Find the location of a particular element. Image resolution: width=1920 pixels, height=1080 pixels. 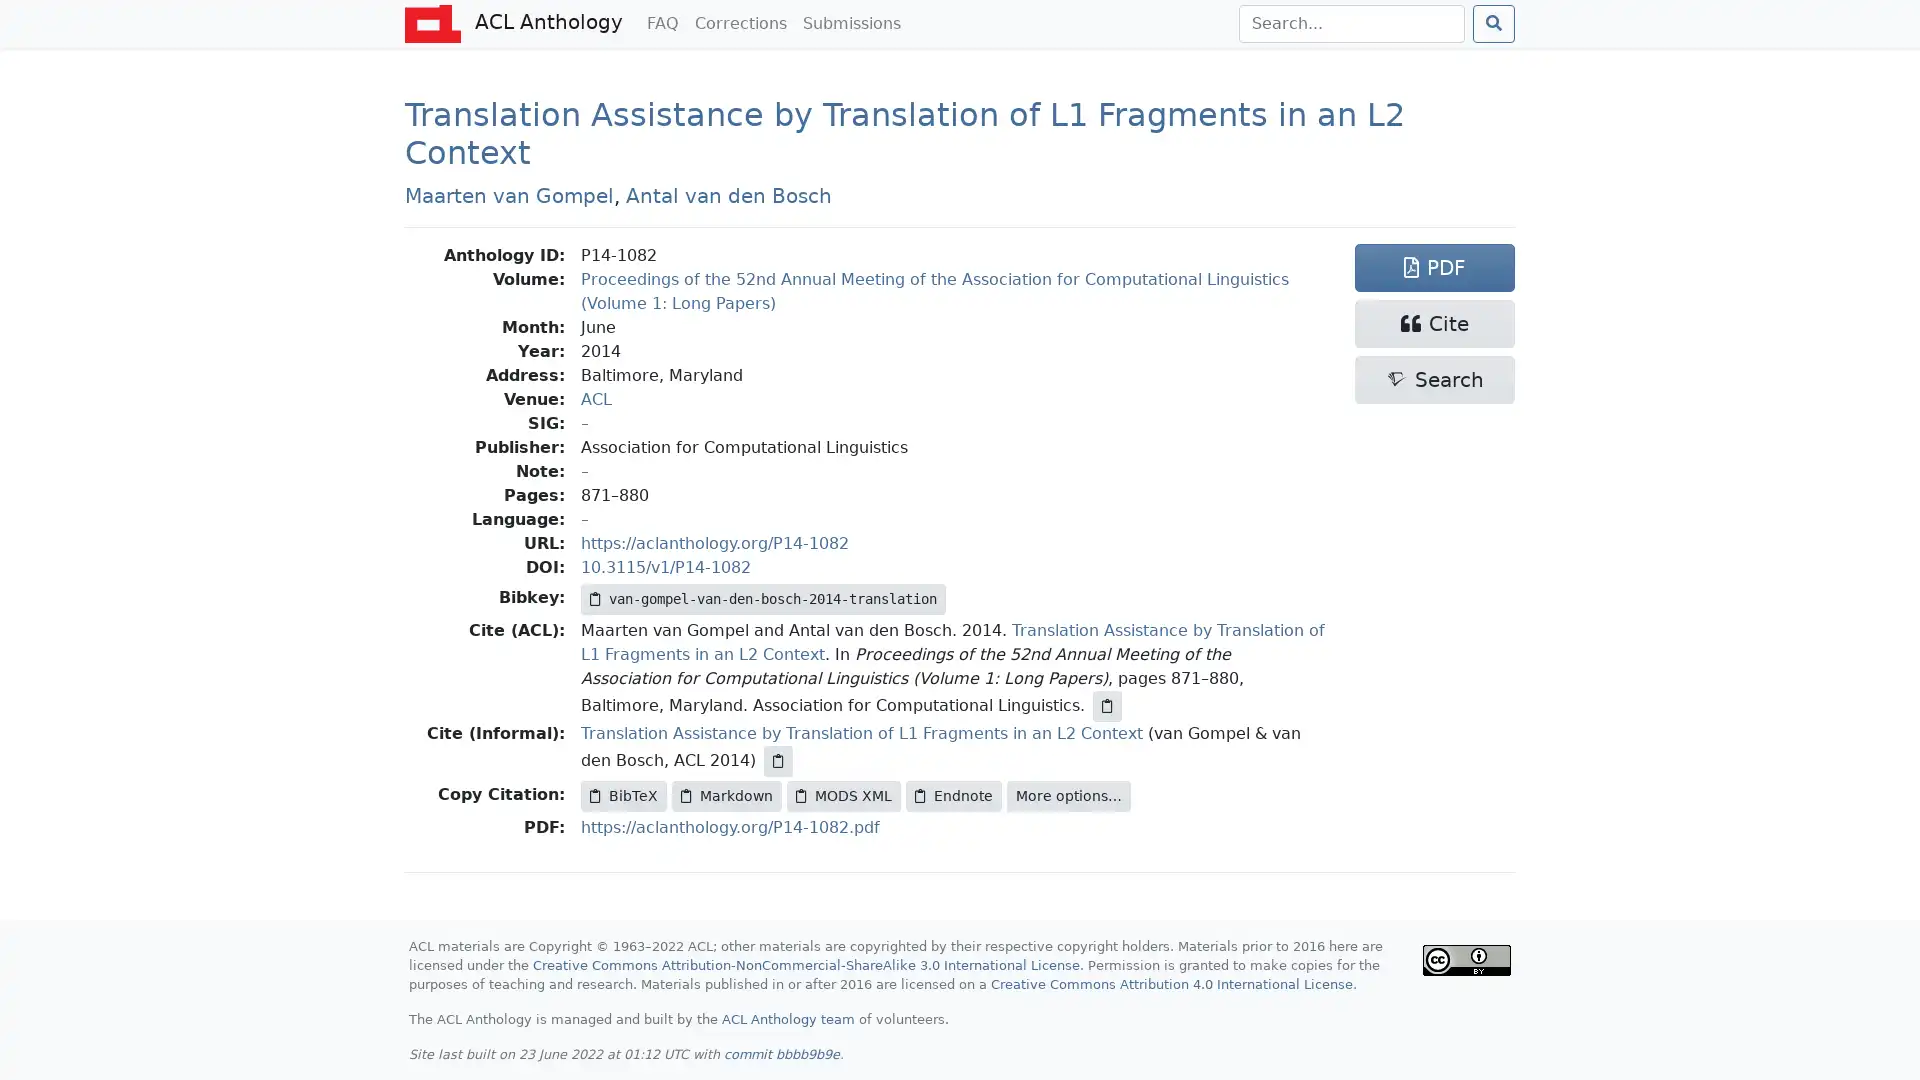

BibTeX is located at coordinates (623, 794).